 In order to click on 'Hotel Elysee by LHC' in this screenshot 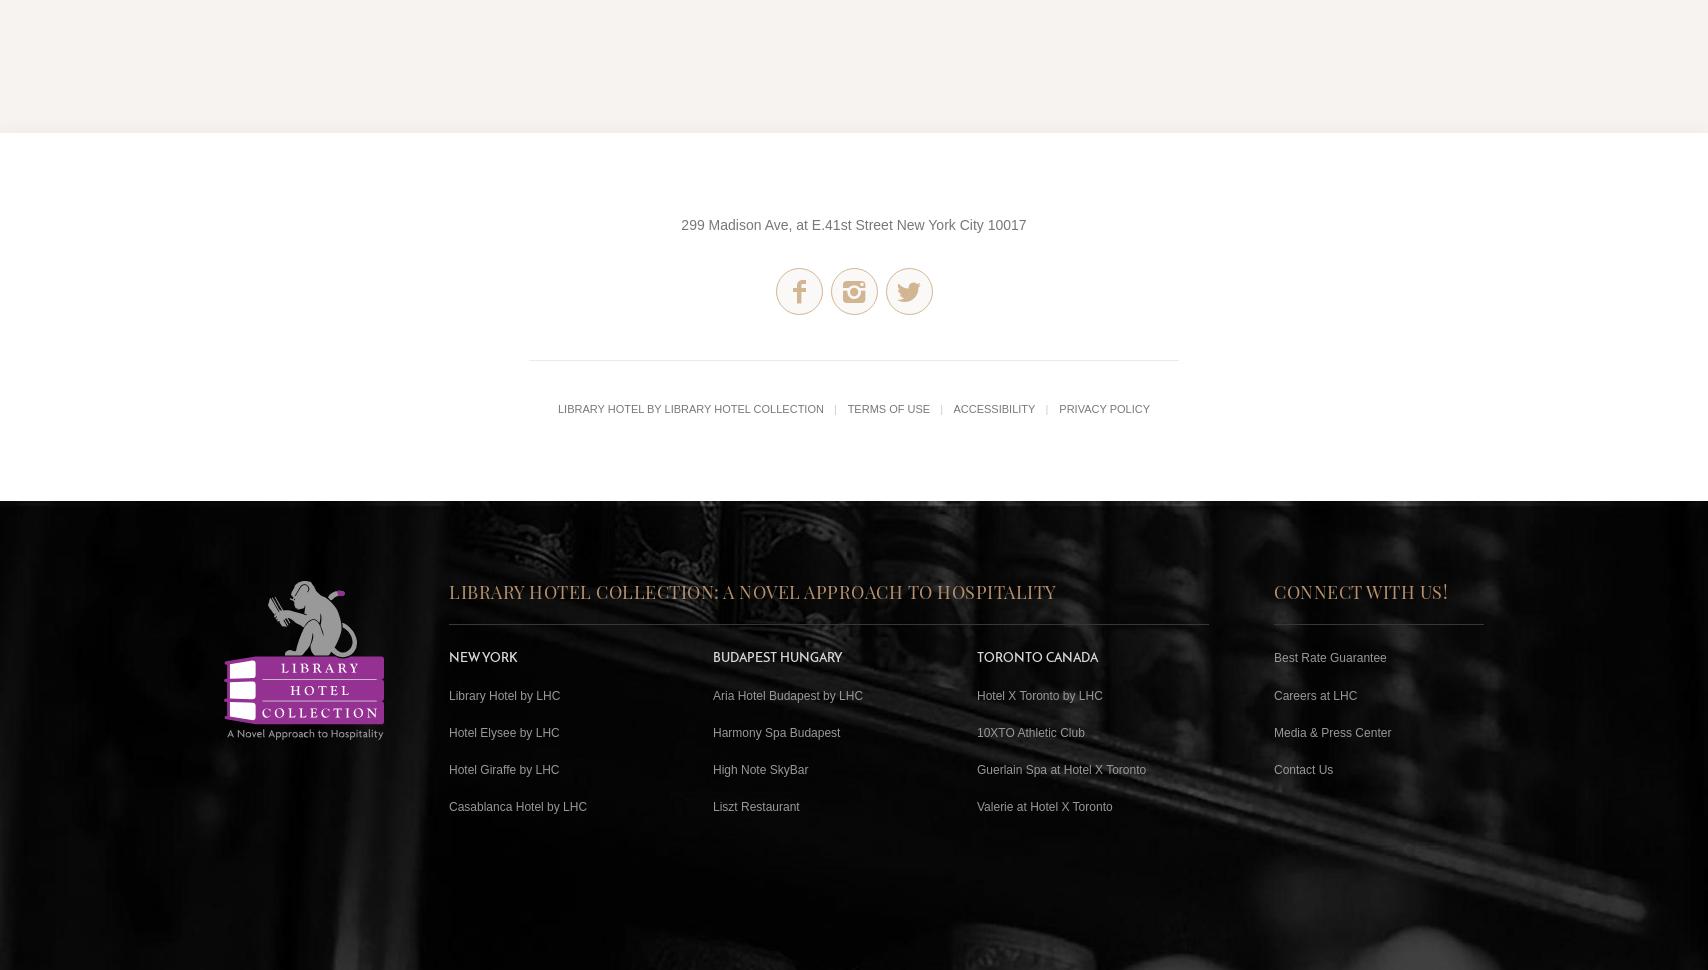, I will do `click(504, 730)`.